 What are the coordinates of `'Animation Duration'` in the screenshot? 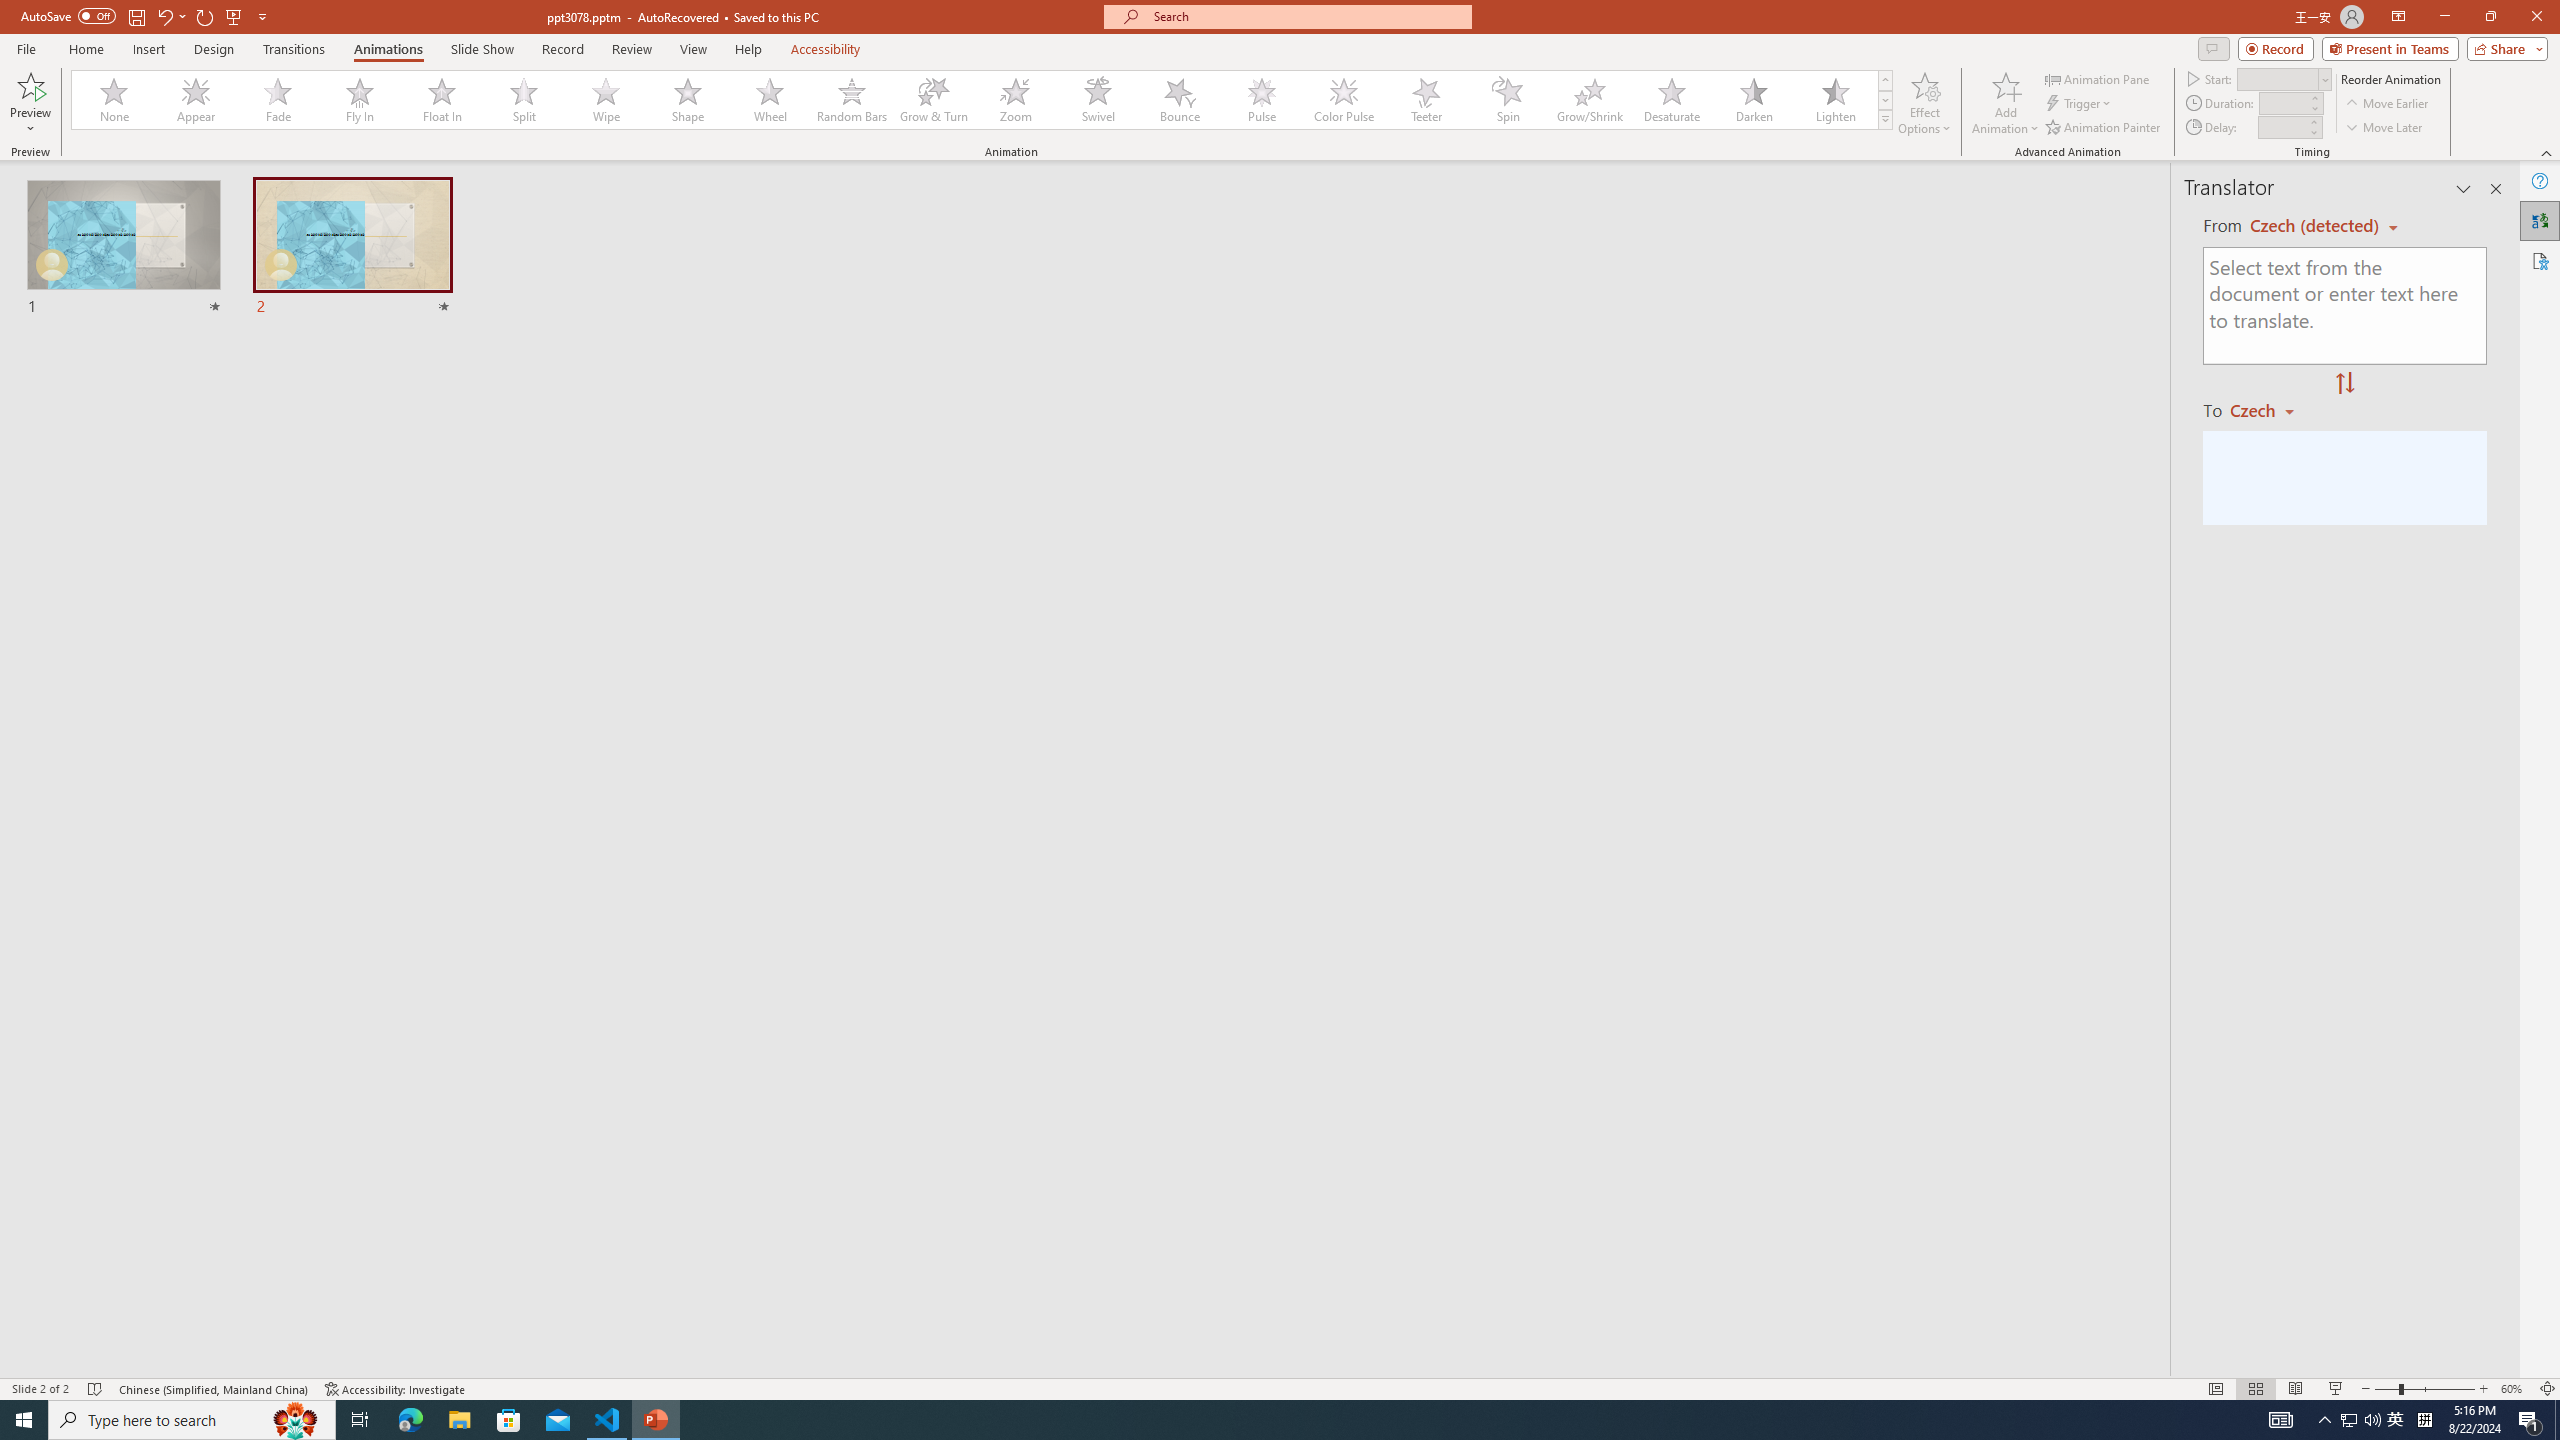 It's located at (2282, 102).